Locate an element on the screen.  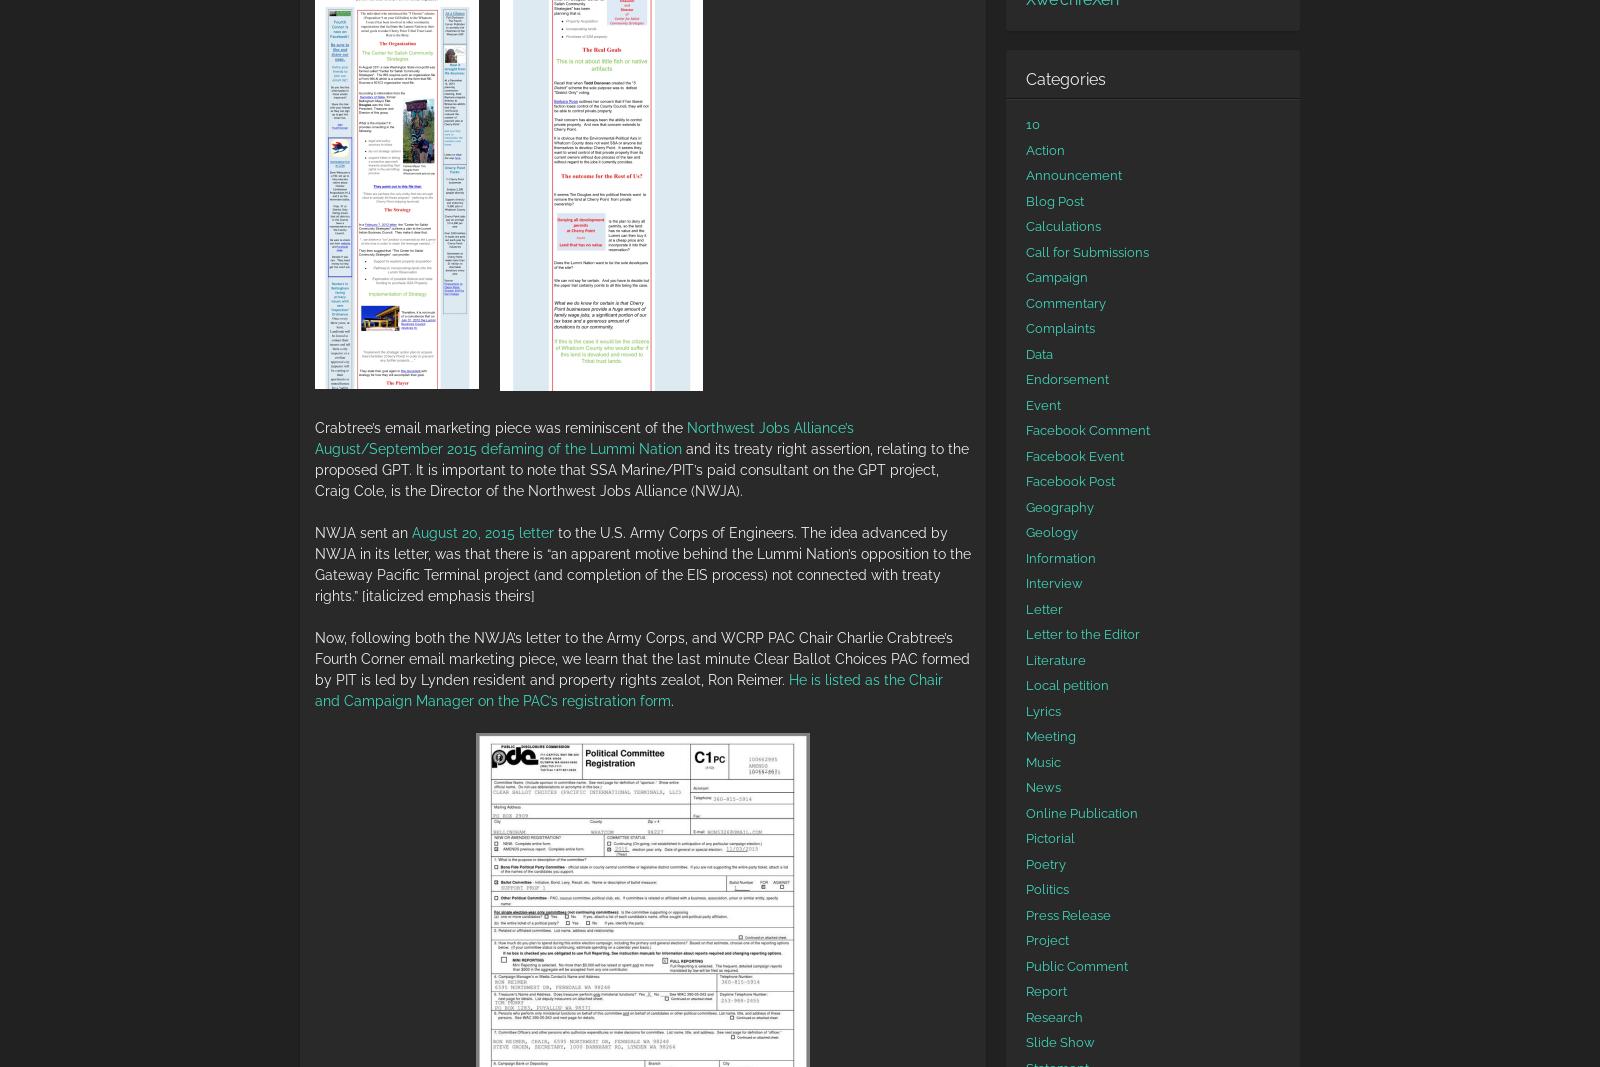
'Endorsement' is located at coordinates (1025, 378).